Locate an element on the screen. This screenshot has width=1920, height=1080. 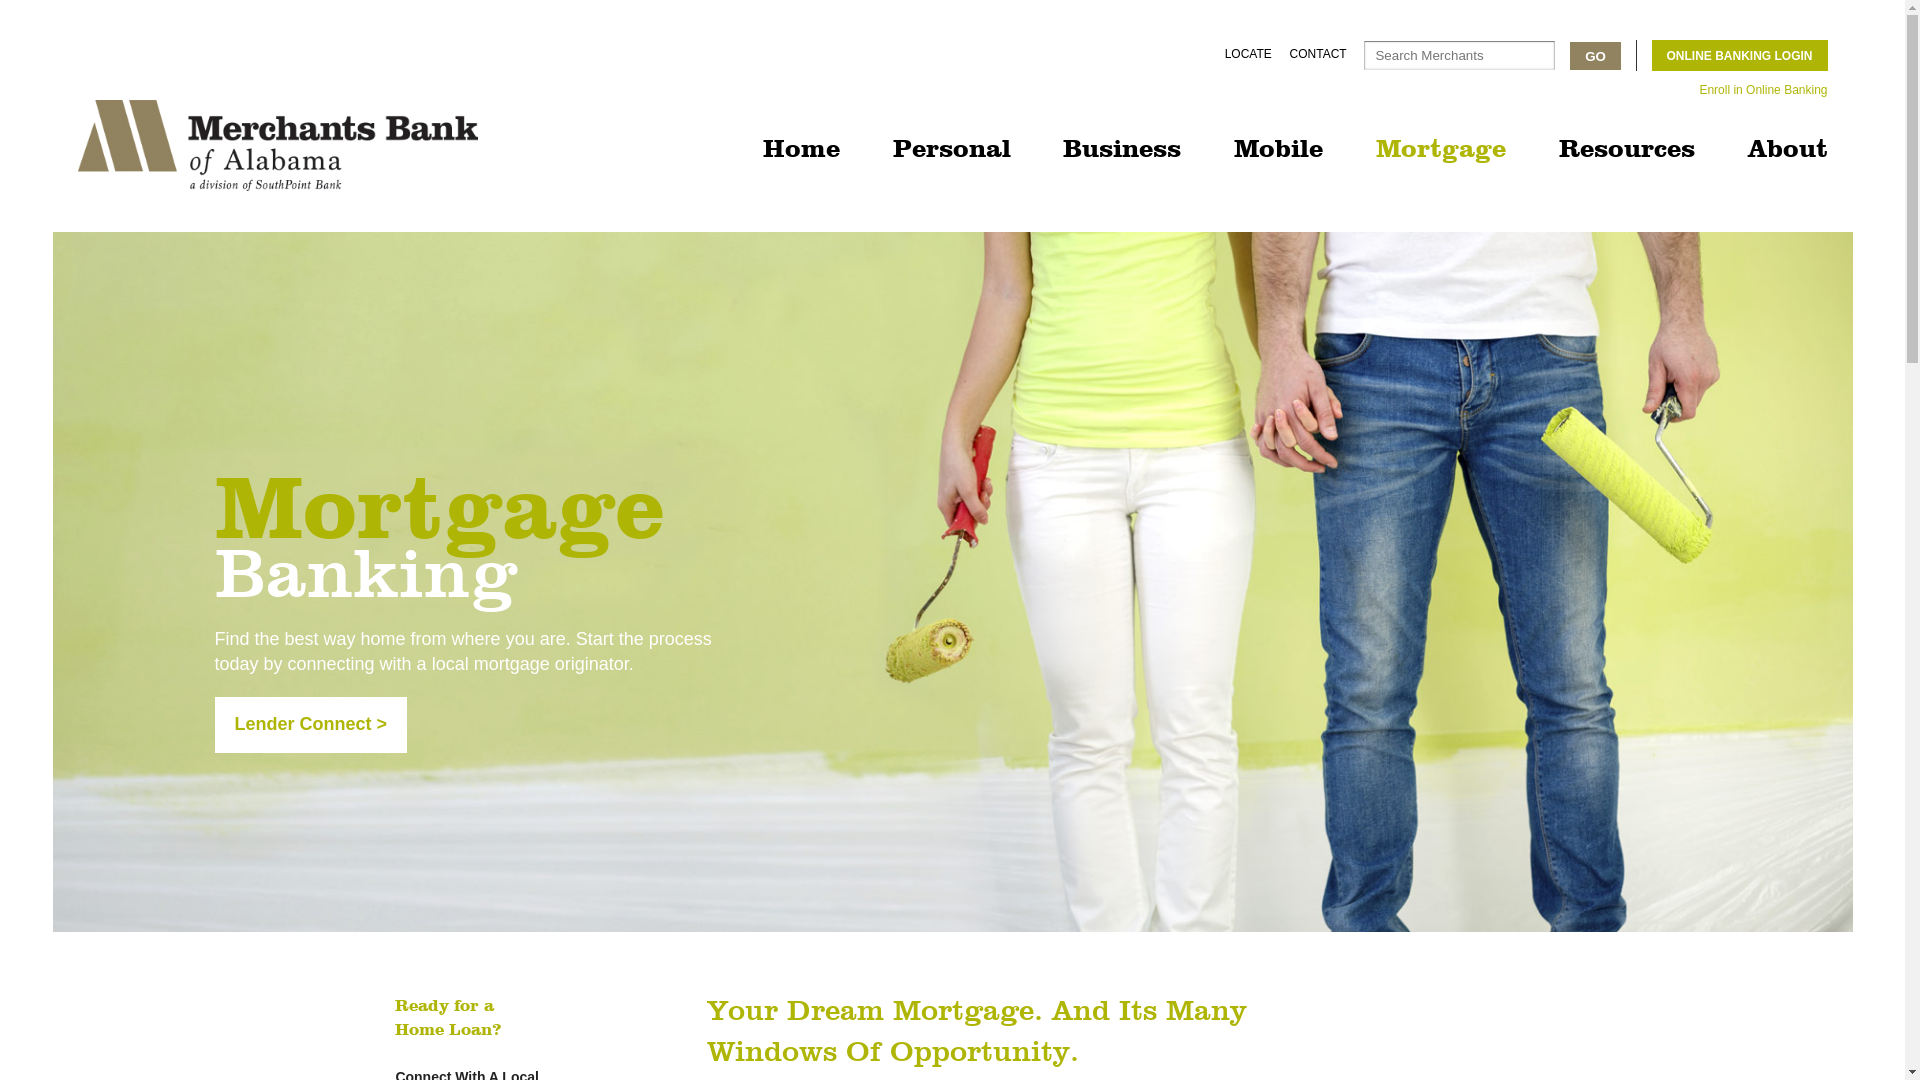
'Enroll in Online Banking' is located at coordinates (1762, 88).